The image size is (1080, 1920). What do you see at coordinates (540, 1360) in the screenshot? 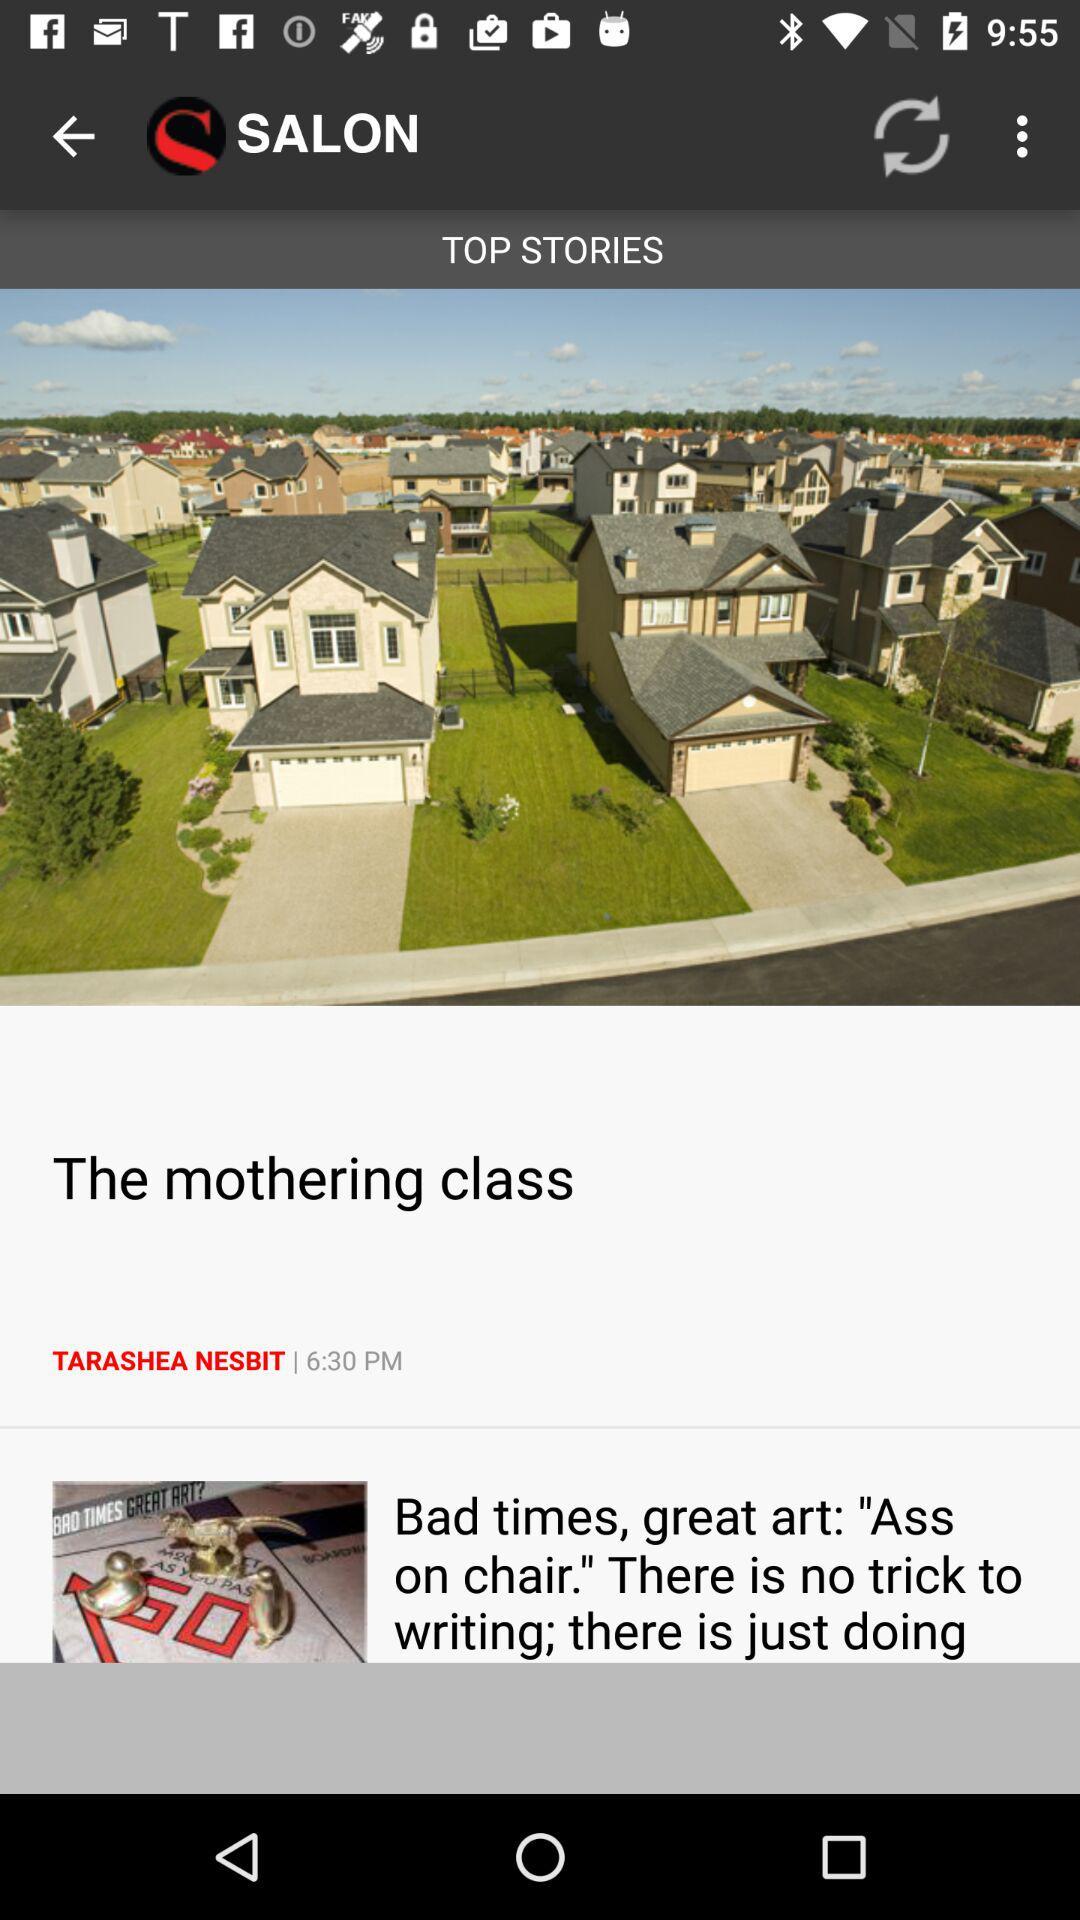
I see `tarashea nesbit 6 app` at bounding box center [540, 1360].